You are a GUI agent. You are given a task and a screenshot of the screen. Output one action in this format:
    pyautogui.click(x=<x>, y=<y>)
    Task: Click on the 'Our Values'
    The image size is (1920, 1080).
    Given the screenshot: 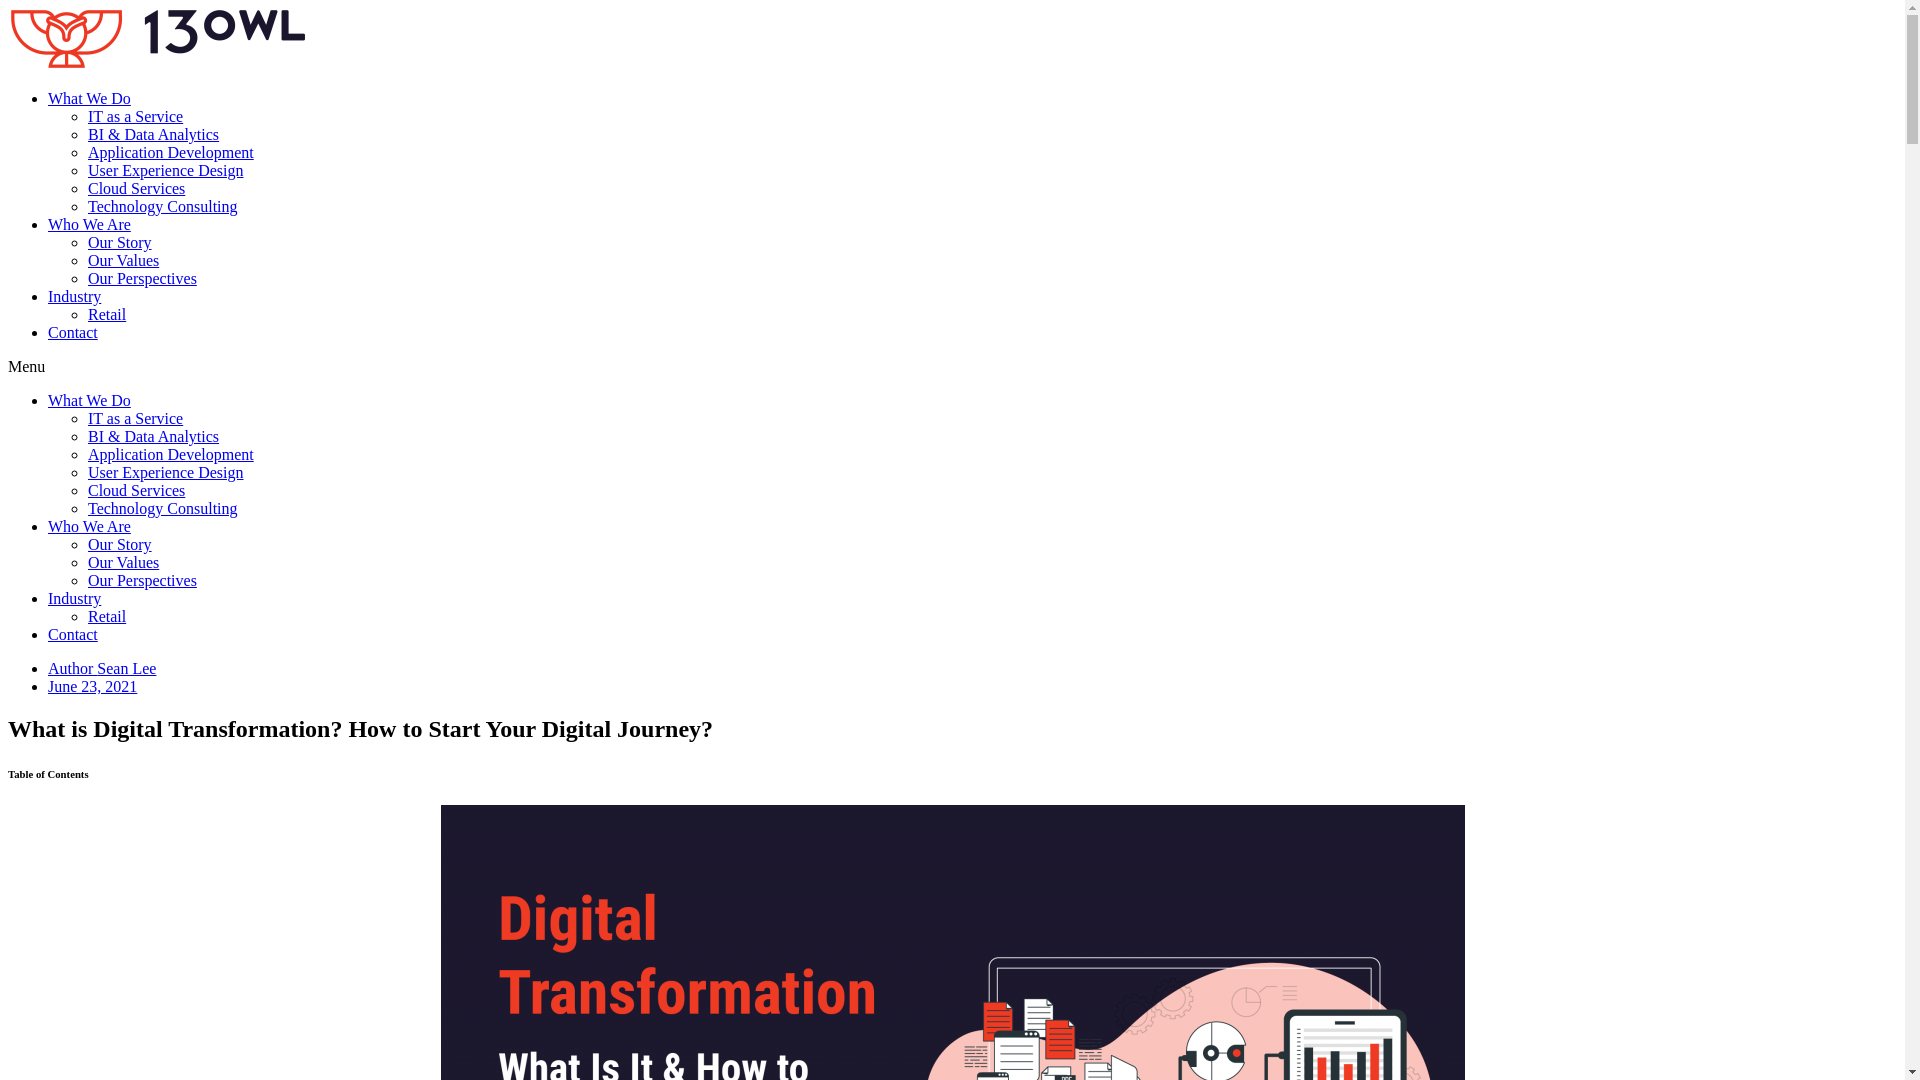 What is the action you would take?
    pyautogui.click(x=122, y=259)
    